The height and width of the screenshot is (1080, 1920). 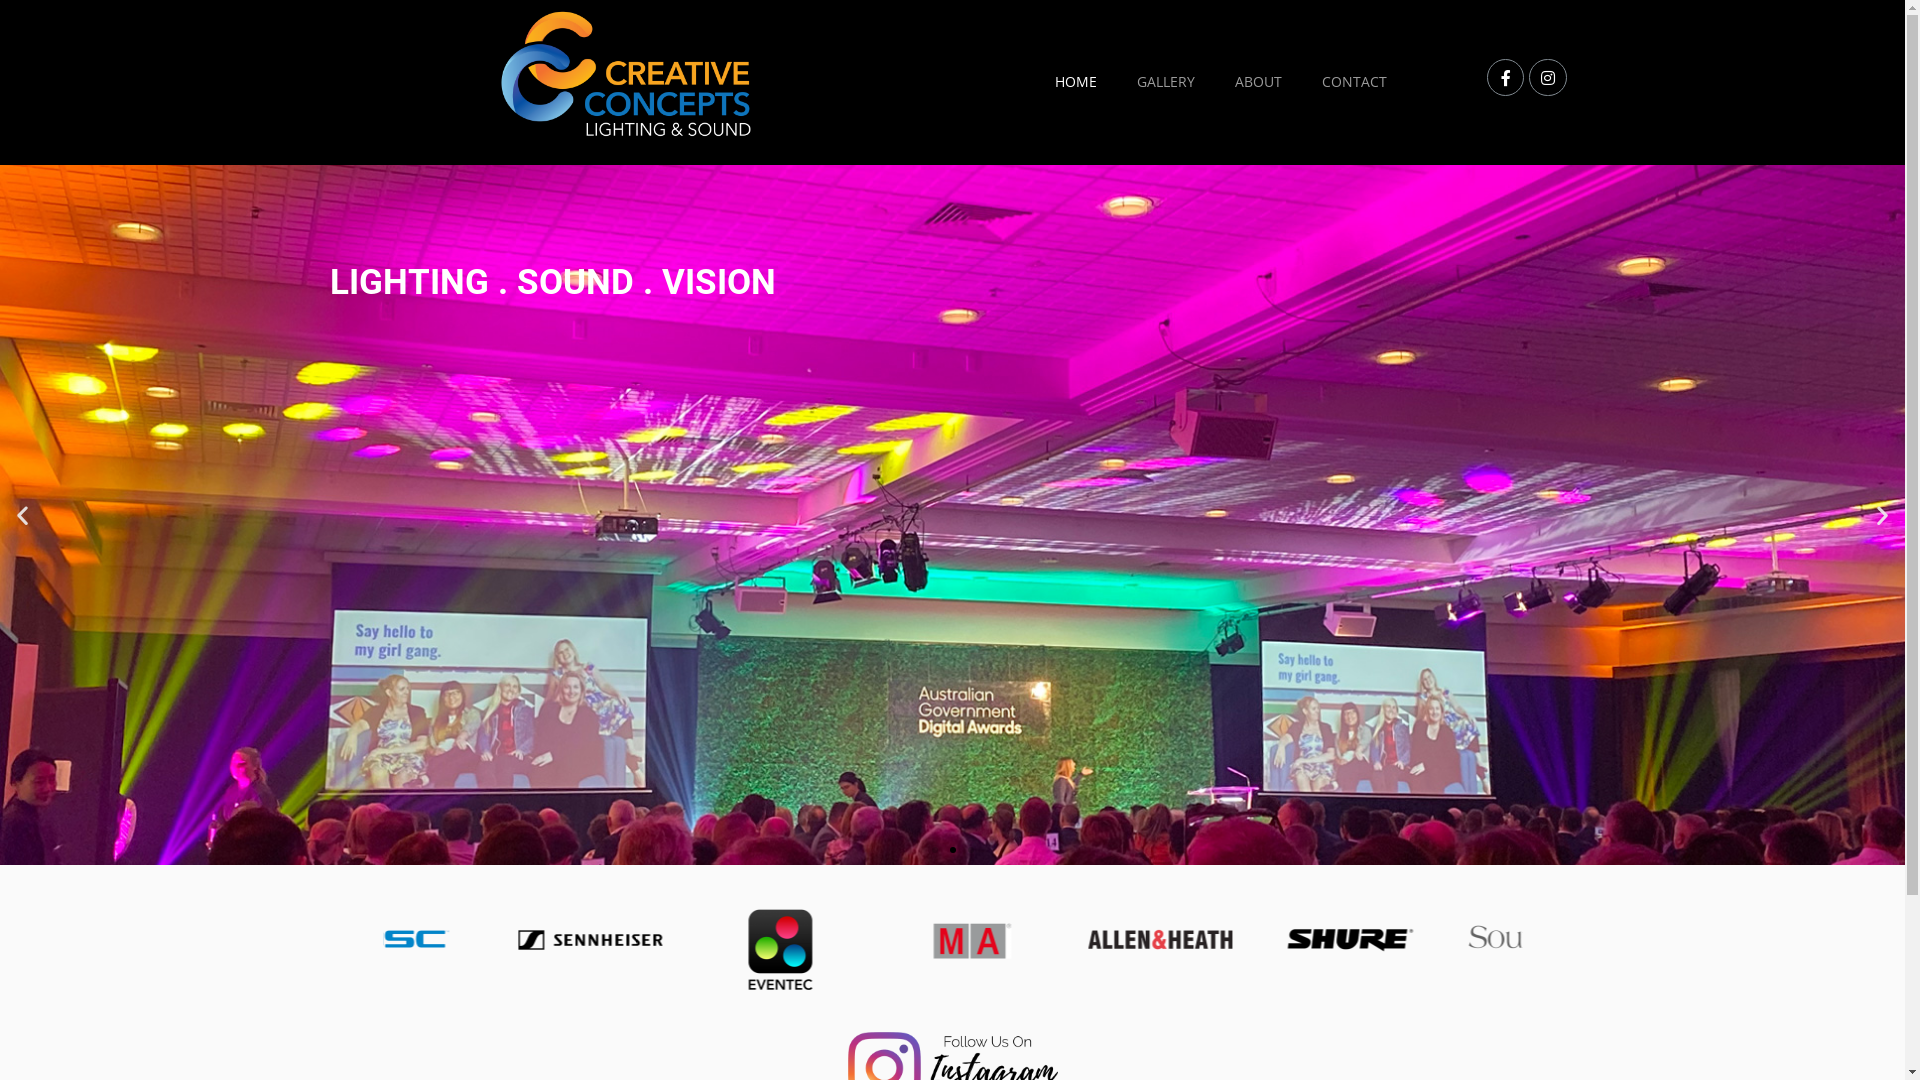 What do you see at coordinates (1354, 80) in the screenshot?
I see `'CONTACT'` at bounding box center [1354, 80].